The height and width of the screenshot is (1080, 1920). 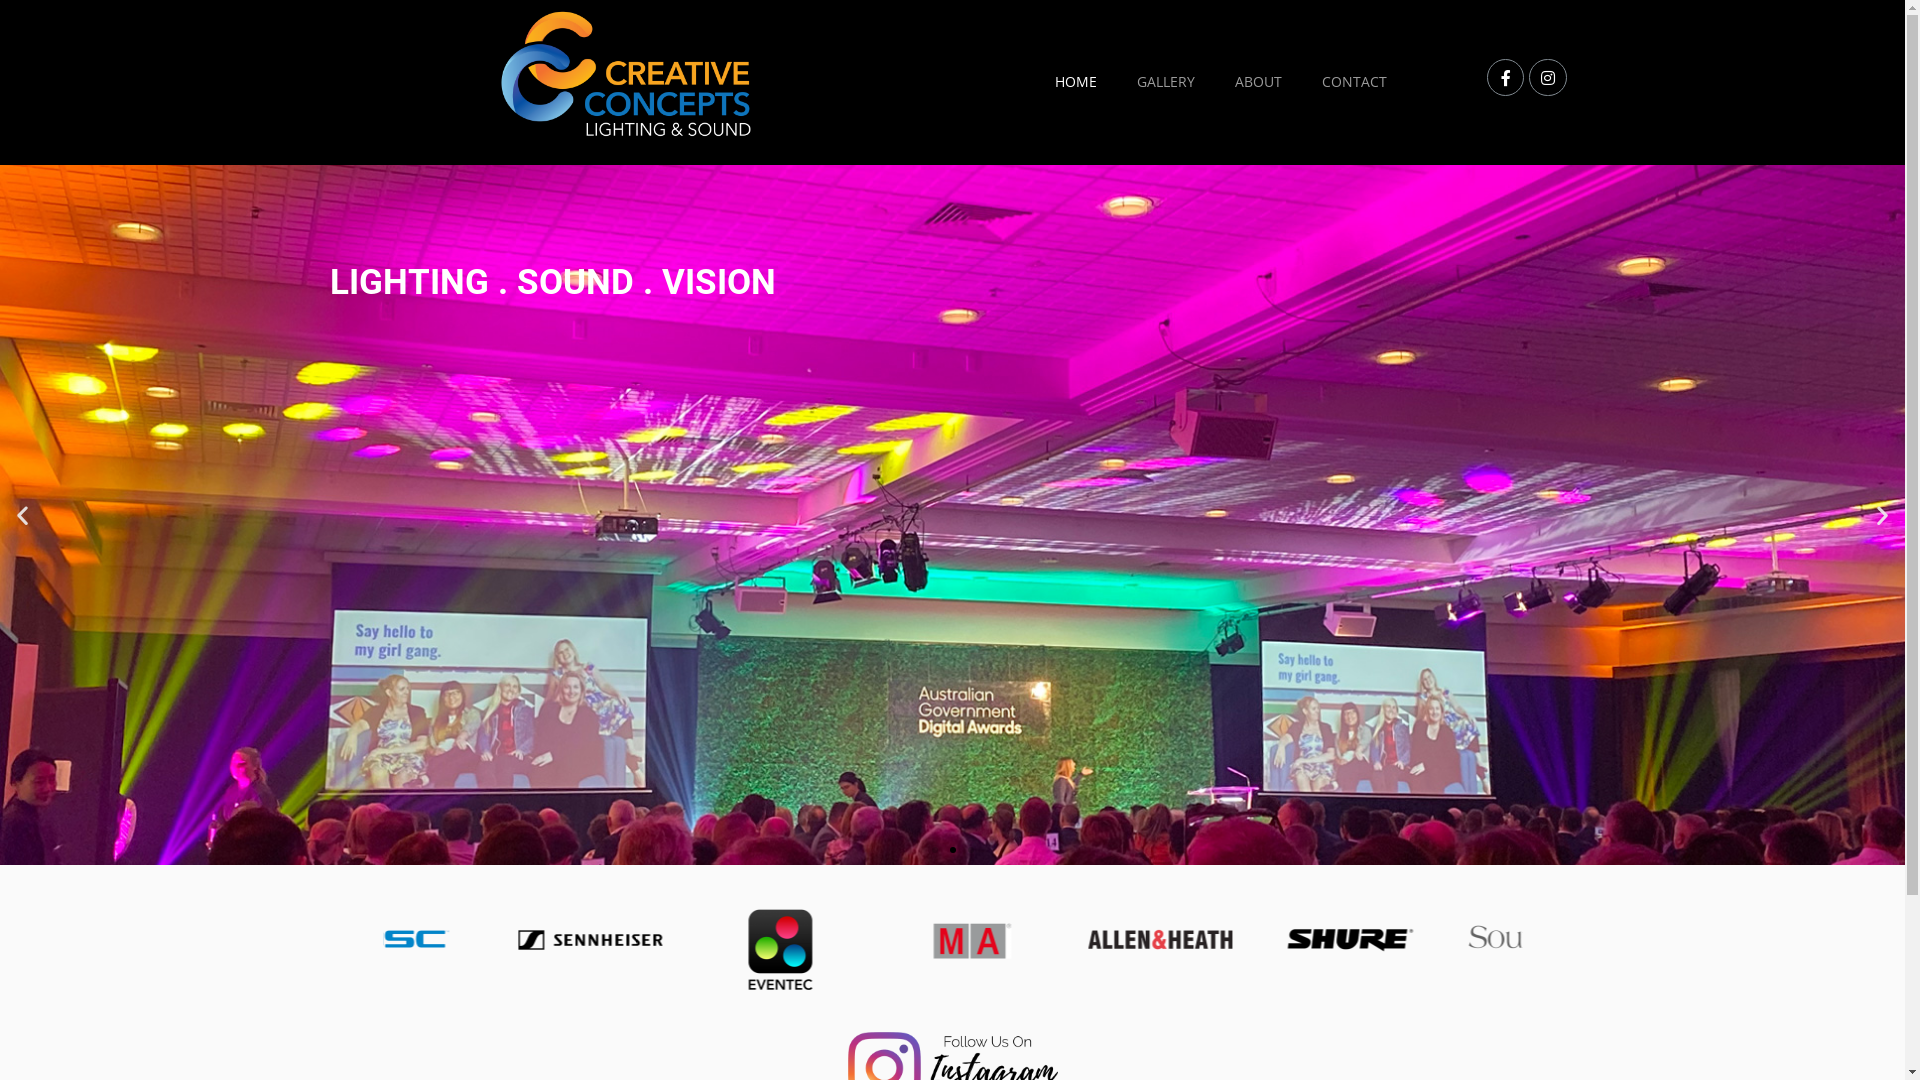 What do you see at coordinates (1354, 80) in the screenshot?
I see `'CONTACT'` at bounding box center [1354, 80].